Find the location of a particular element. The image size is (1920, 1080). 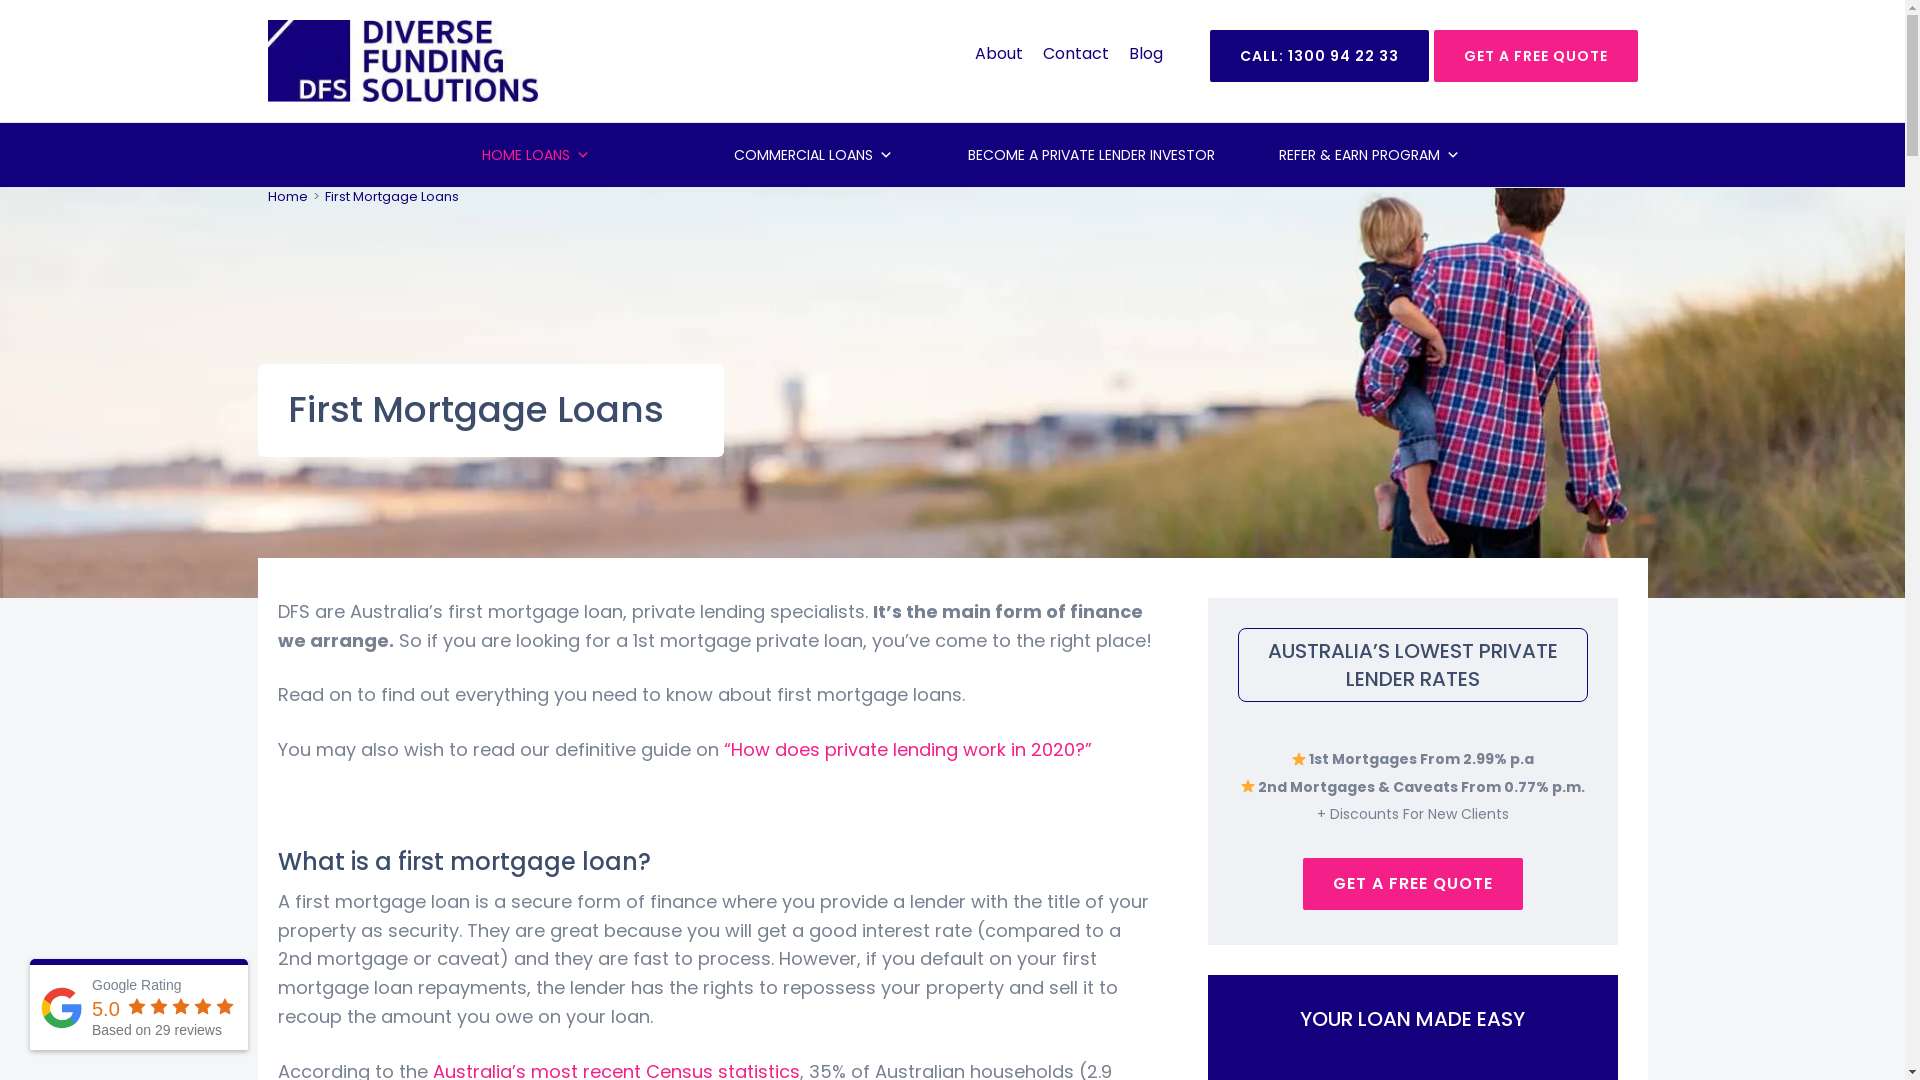

'Blog' is located at coordinates (1145, 52).